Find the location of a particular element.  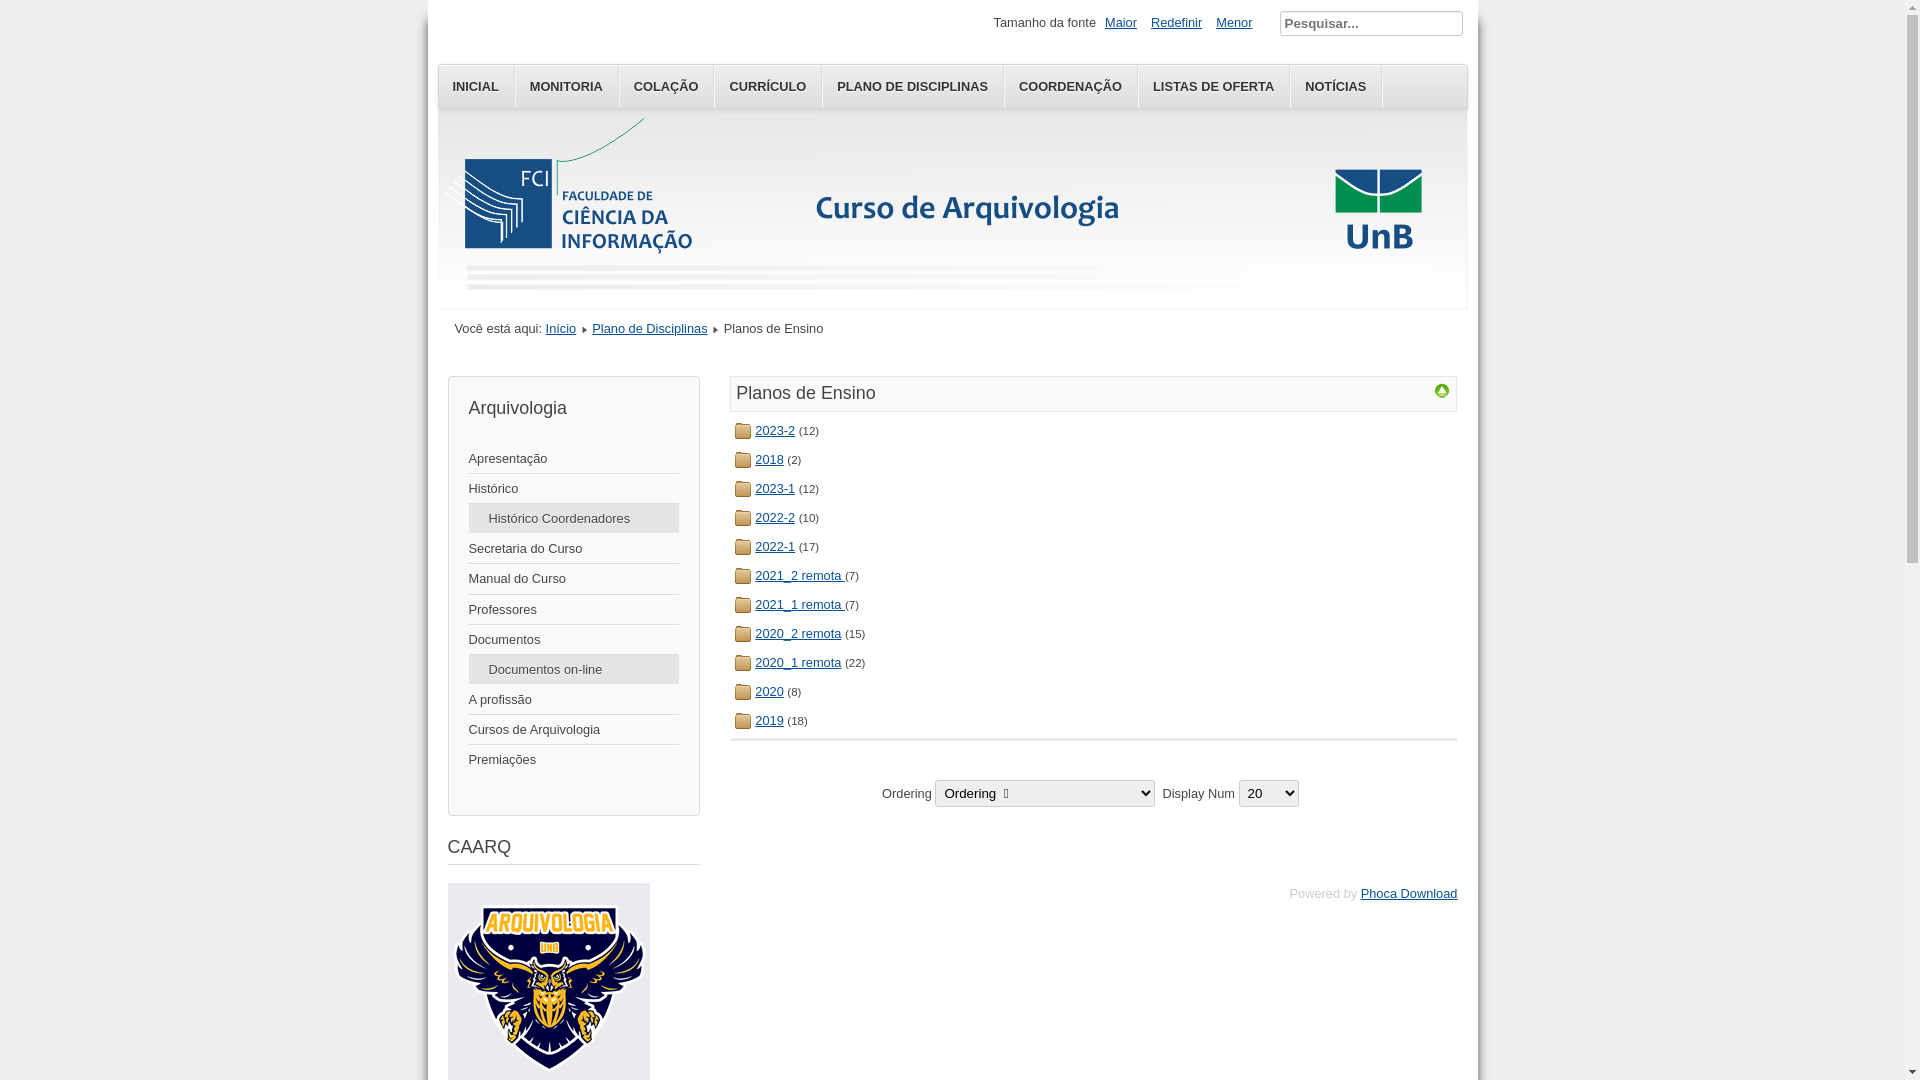

'2018' is located at coordinates (753, 459).